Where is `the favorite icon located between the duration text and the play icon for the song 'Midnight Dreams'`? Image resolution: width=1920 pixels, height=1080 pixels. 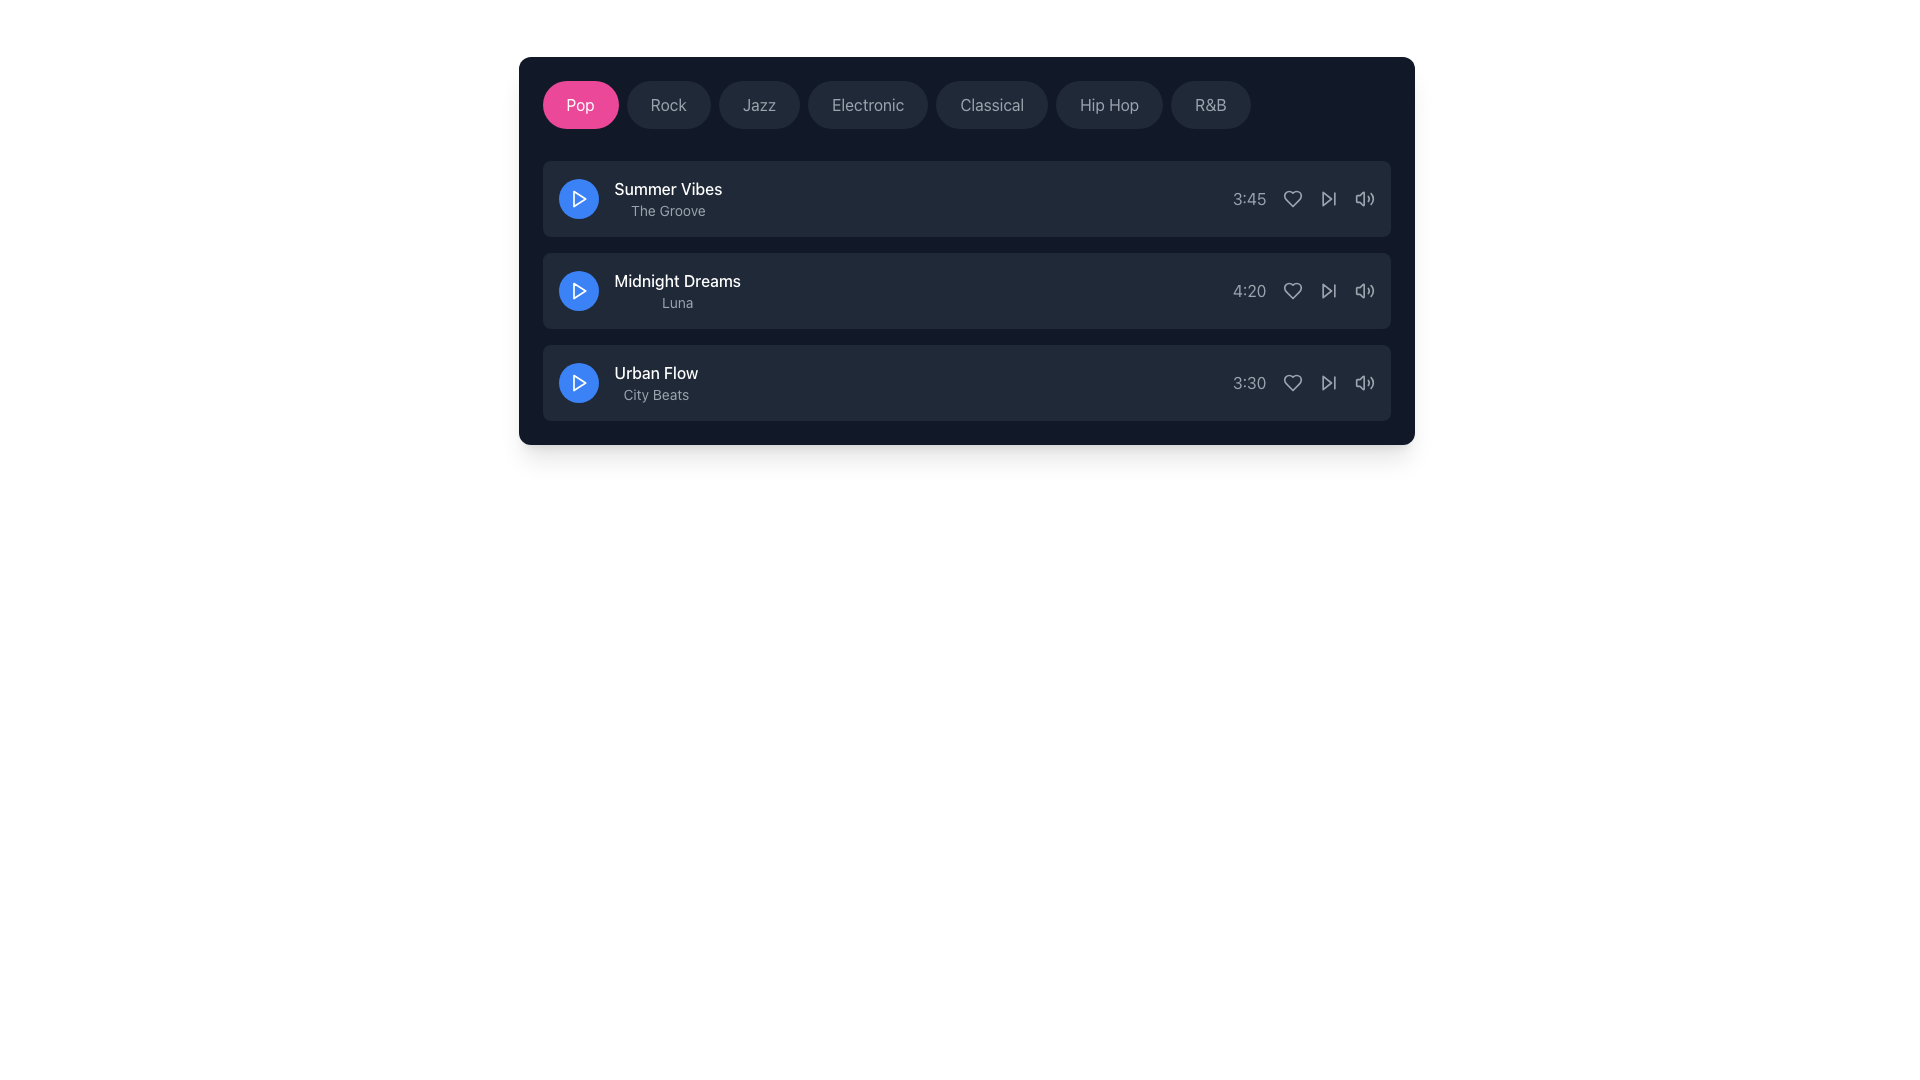
the favorite icon located between the duration text and the play icon for the song 'Midnight Dreams' is located at coordinates (1292, 290).